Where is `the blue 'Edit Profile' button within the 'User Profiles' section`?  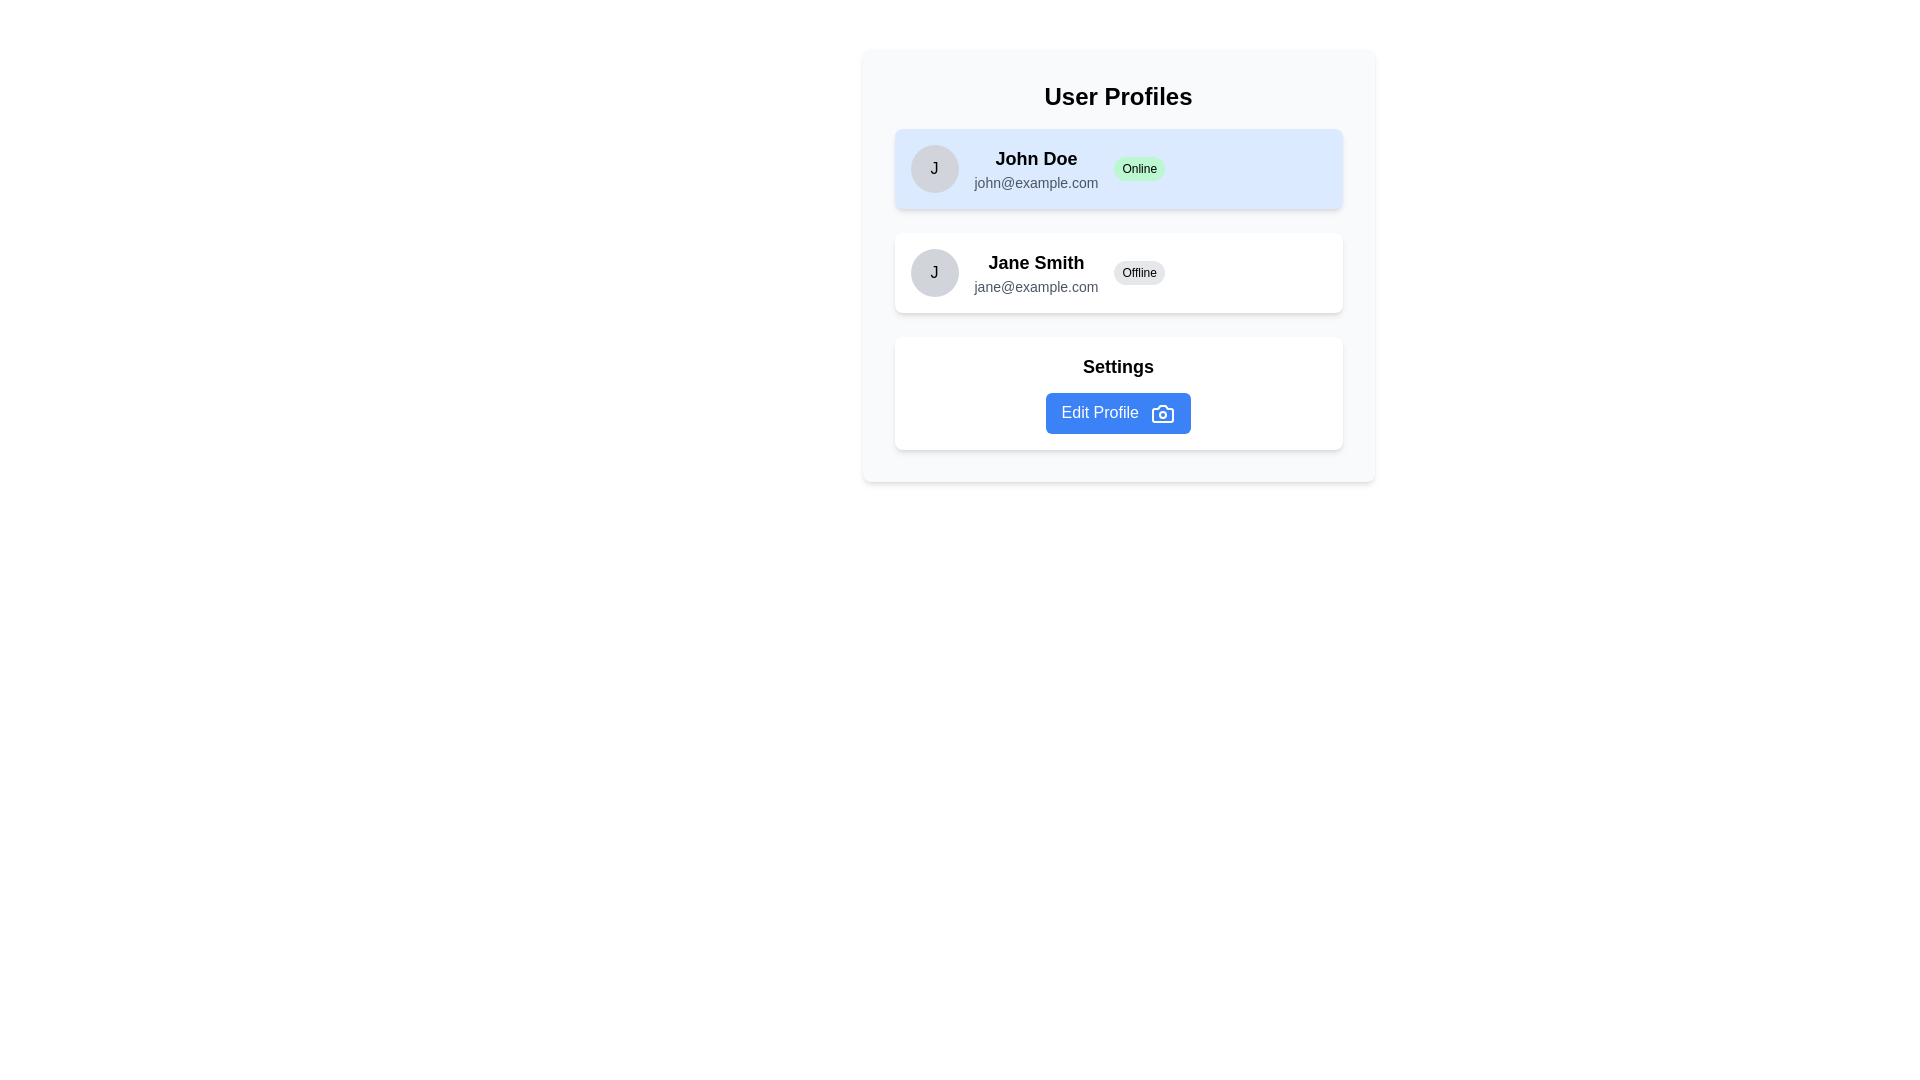 the blue 'Edit Profile' button within the 'User Profiles' section is located at coordinates (1117, 393).